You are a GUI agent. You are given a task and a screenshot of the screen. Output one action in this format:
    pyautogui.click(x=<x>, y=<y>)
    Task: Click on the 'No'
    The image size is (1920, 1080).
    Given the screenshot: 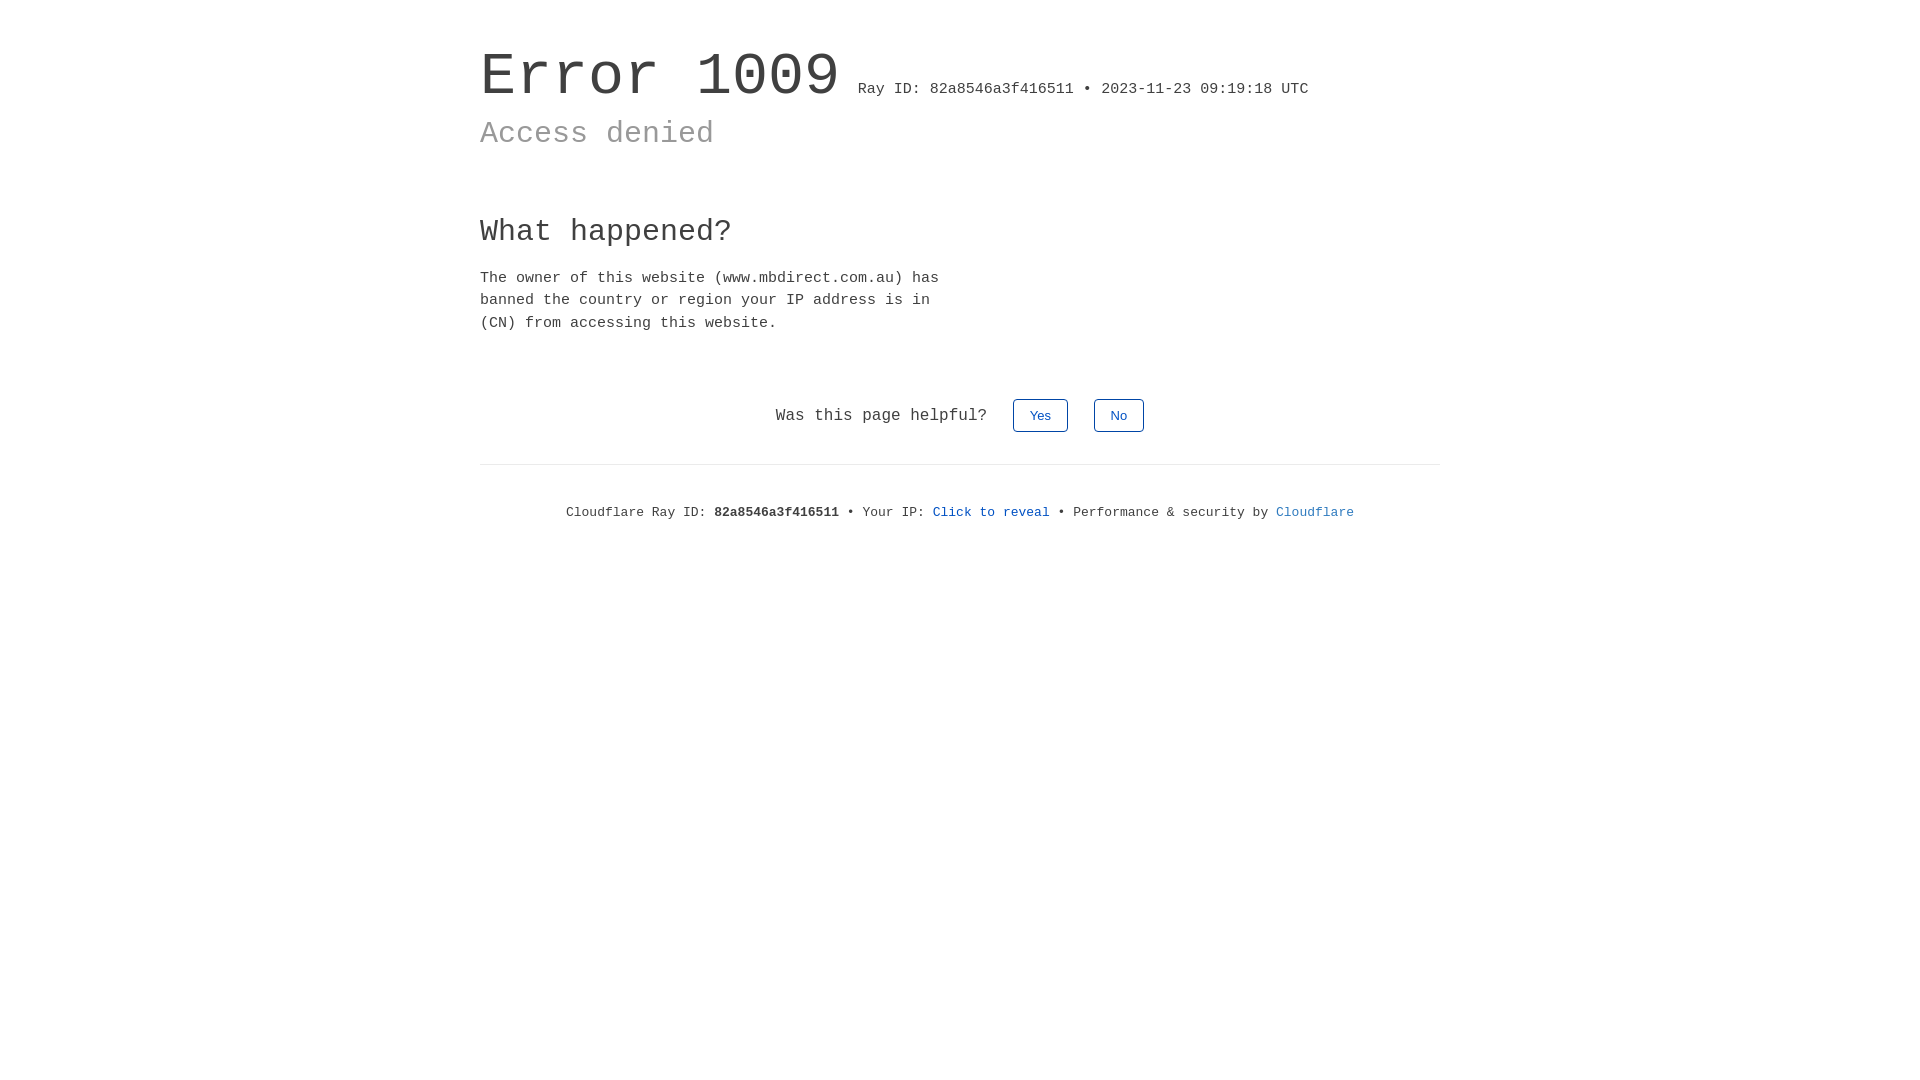 What is the action you would take?
    pyautogui.click(x=1118, y=414)
    